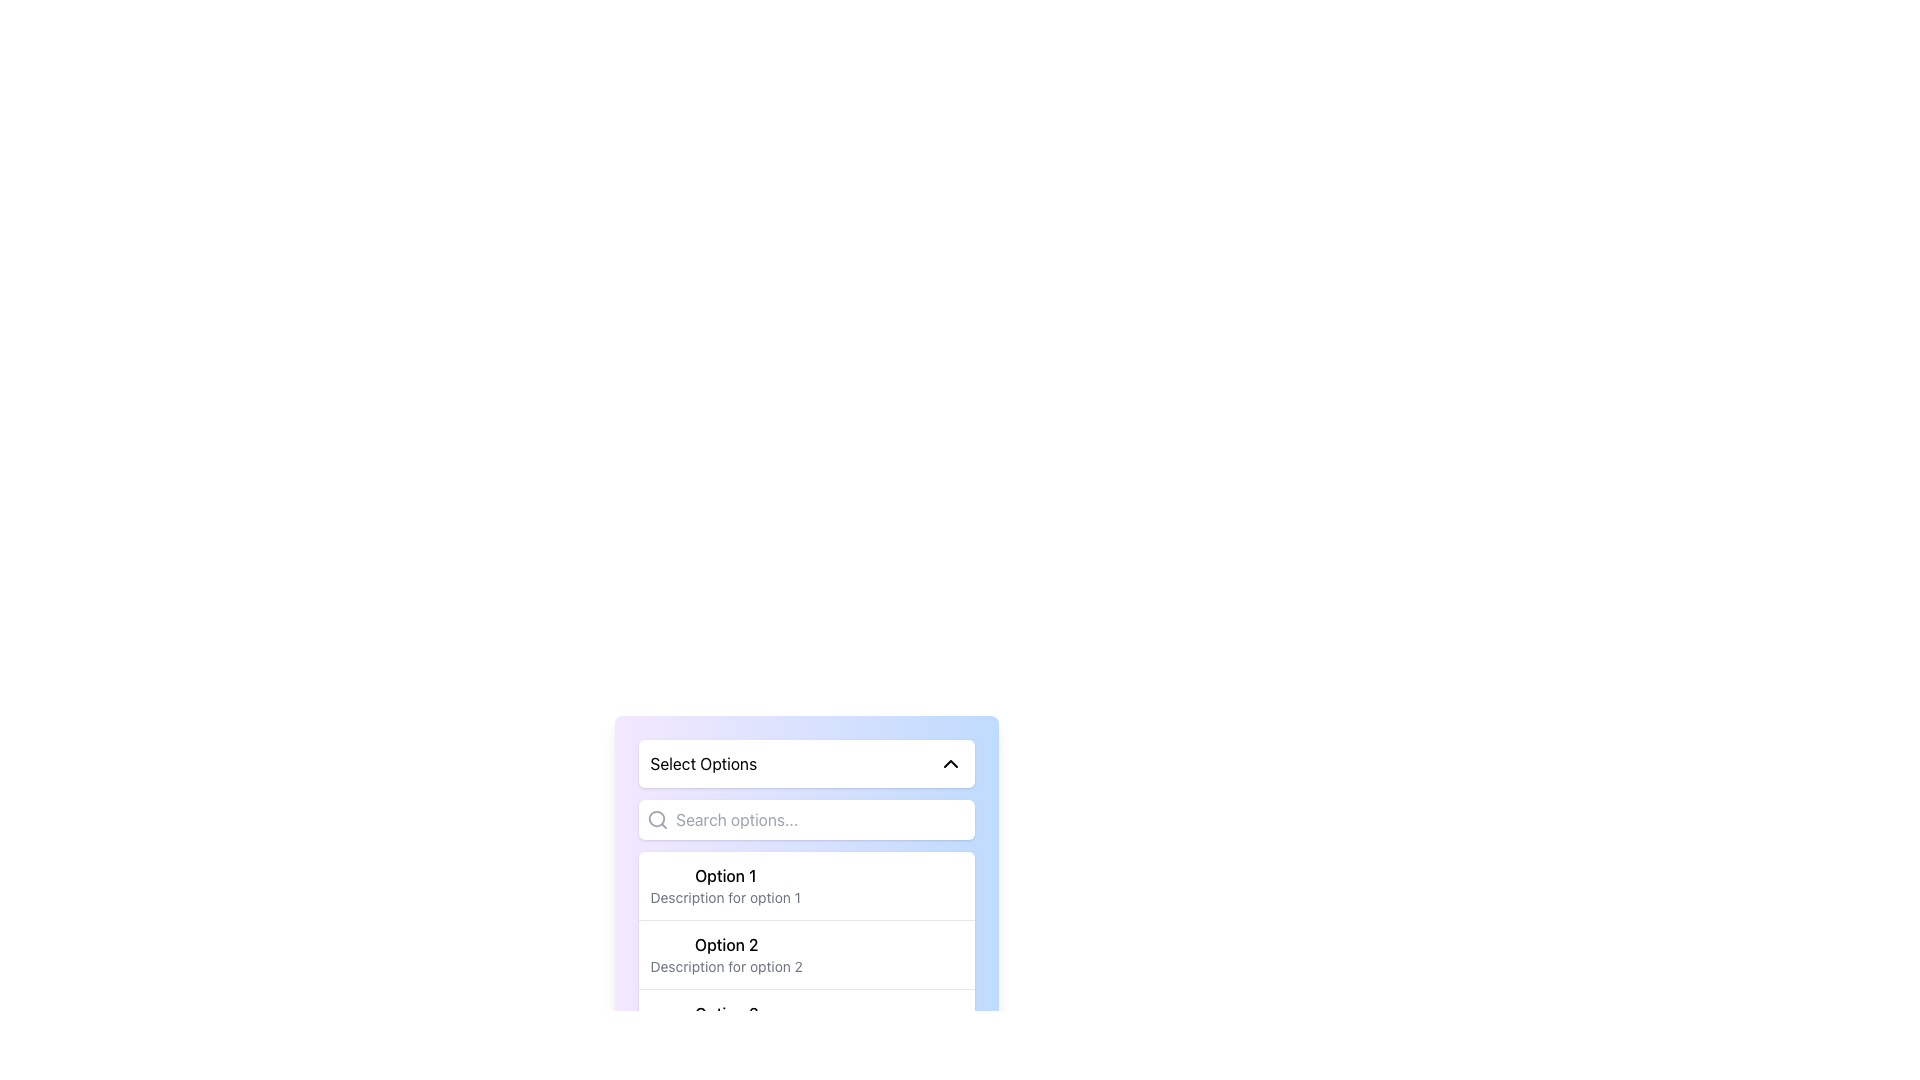  What do you see at coordinates (949, 763) in the screenshot?
I see `the upward-pointing chevron icon next to the 'Select Options' button` at bounding box center [949, 763].